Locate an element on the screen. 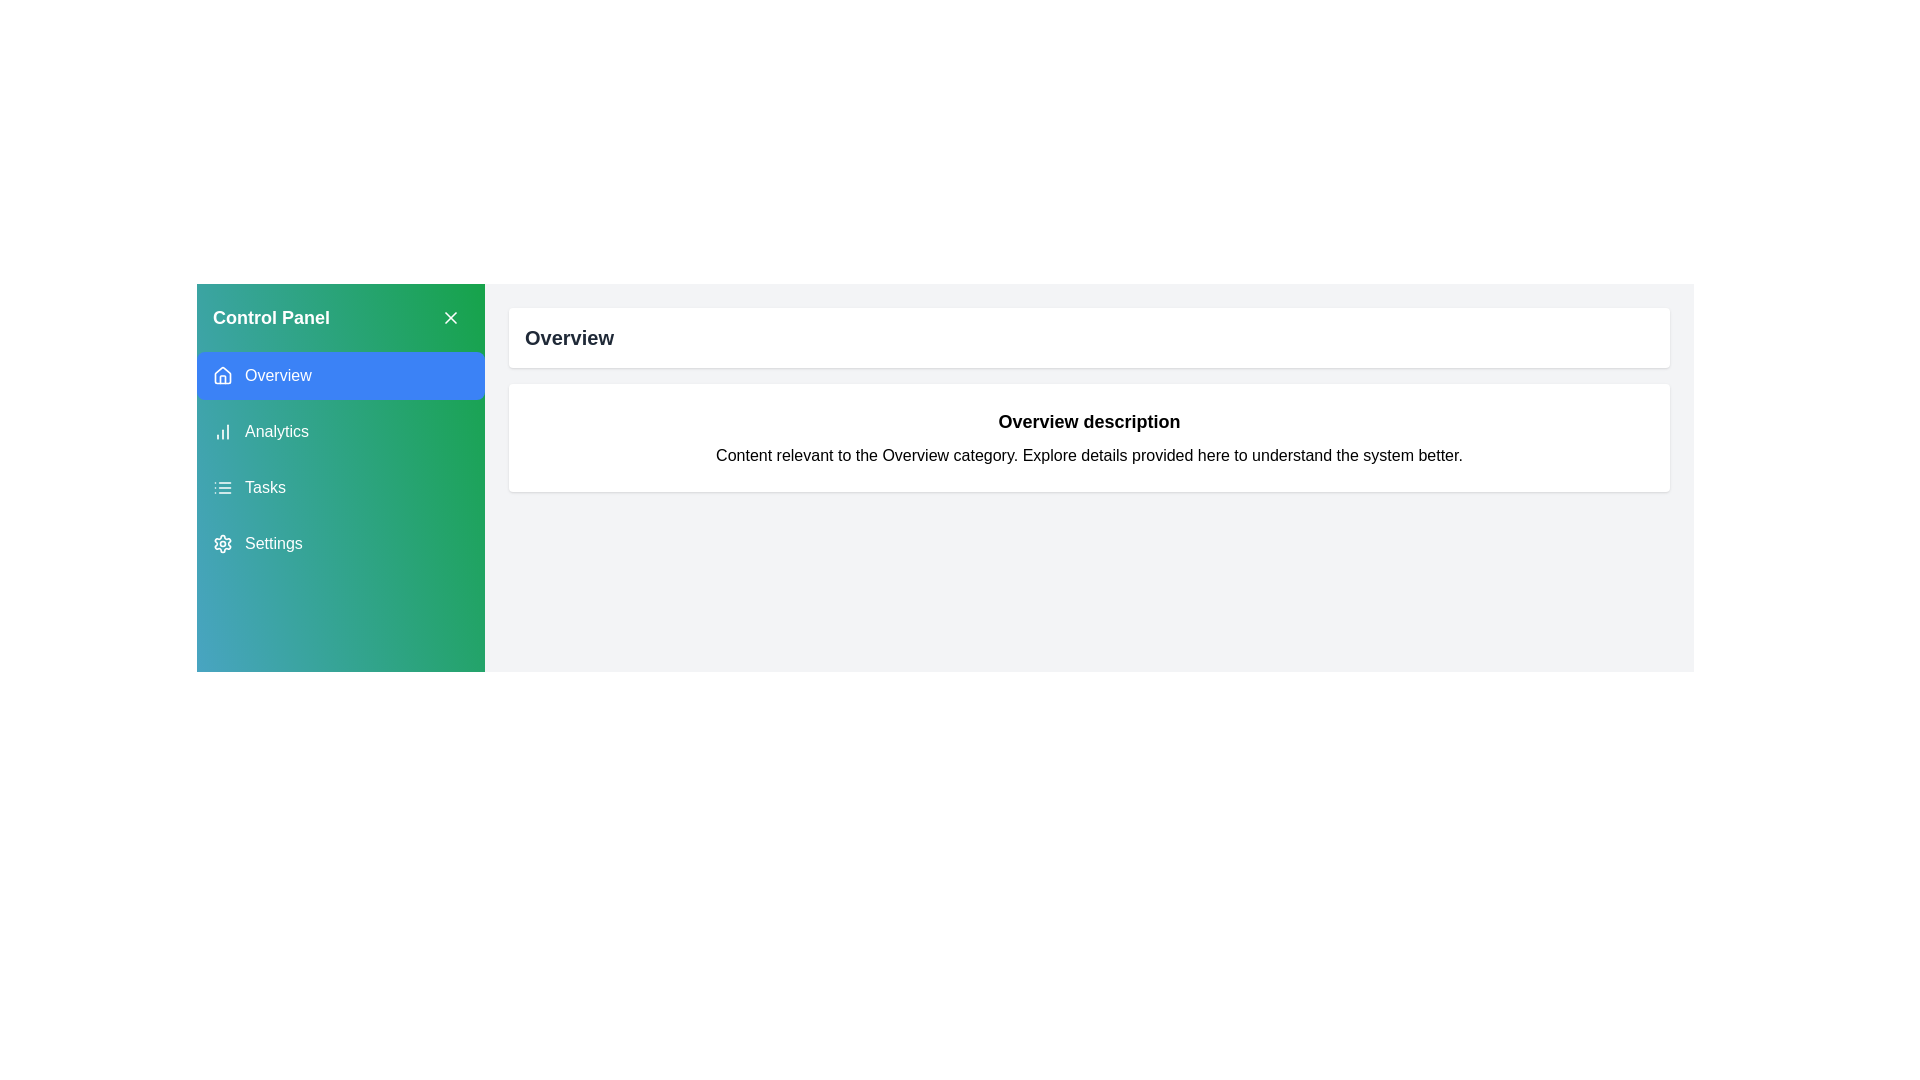 Image resolution: width=1920 pixels, height=1080 pixels. the category Settings in the drawer menu is located at coordinates (340, 543).